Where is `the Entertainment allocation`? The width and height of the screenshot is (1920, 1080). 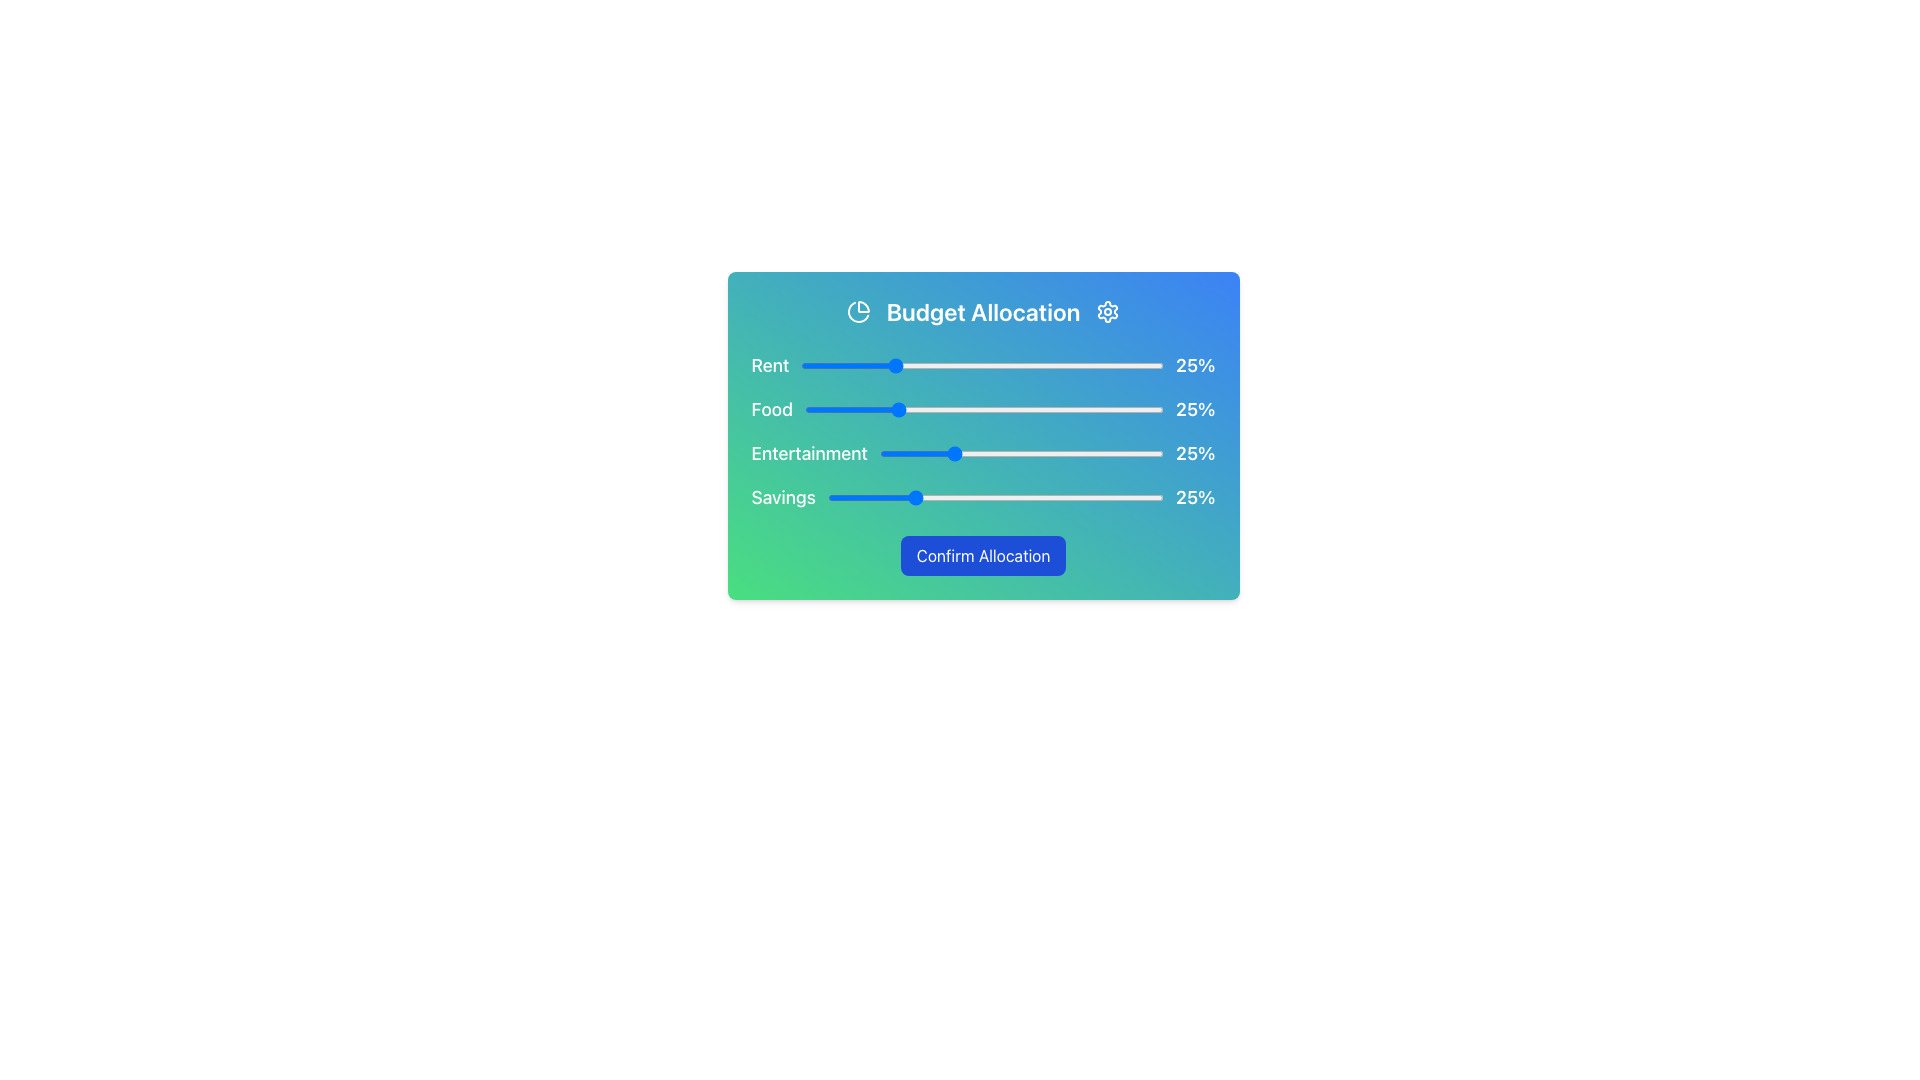
the Entertainment allocation is located at coordinates (884, 454).